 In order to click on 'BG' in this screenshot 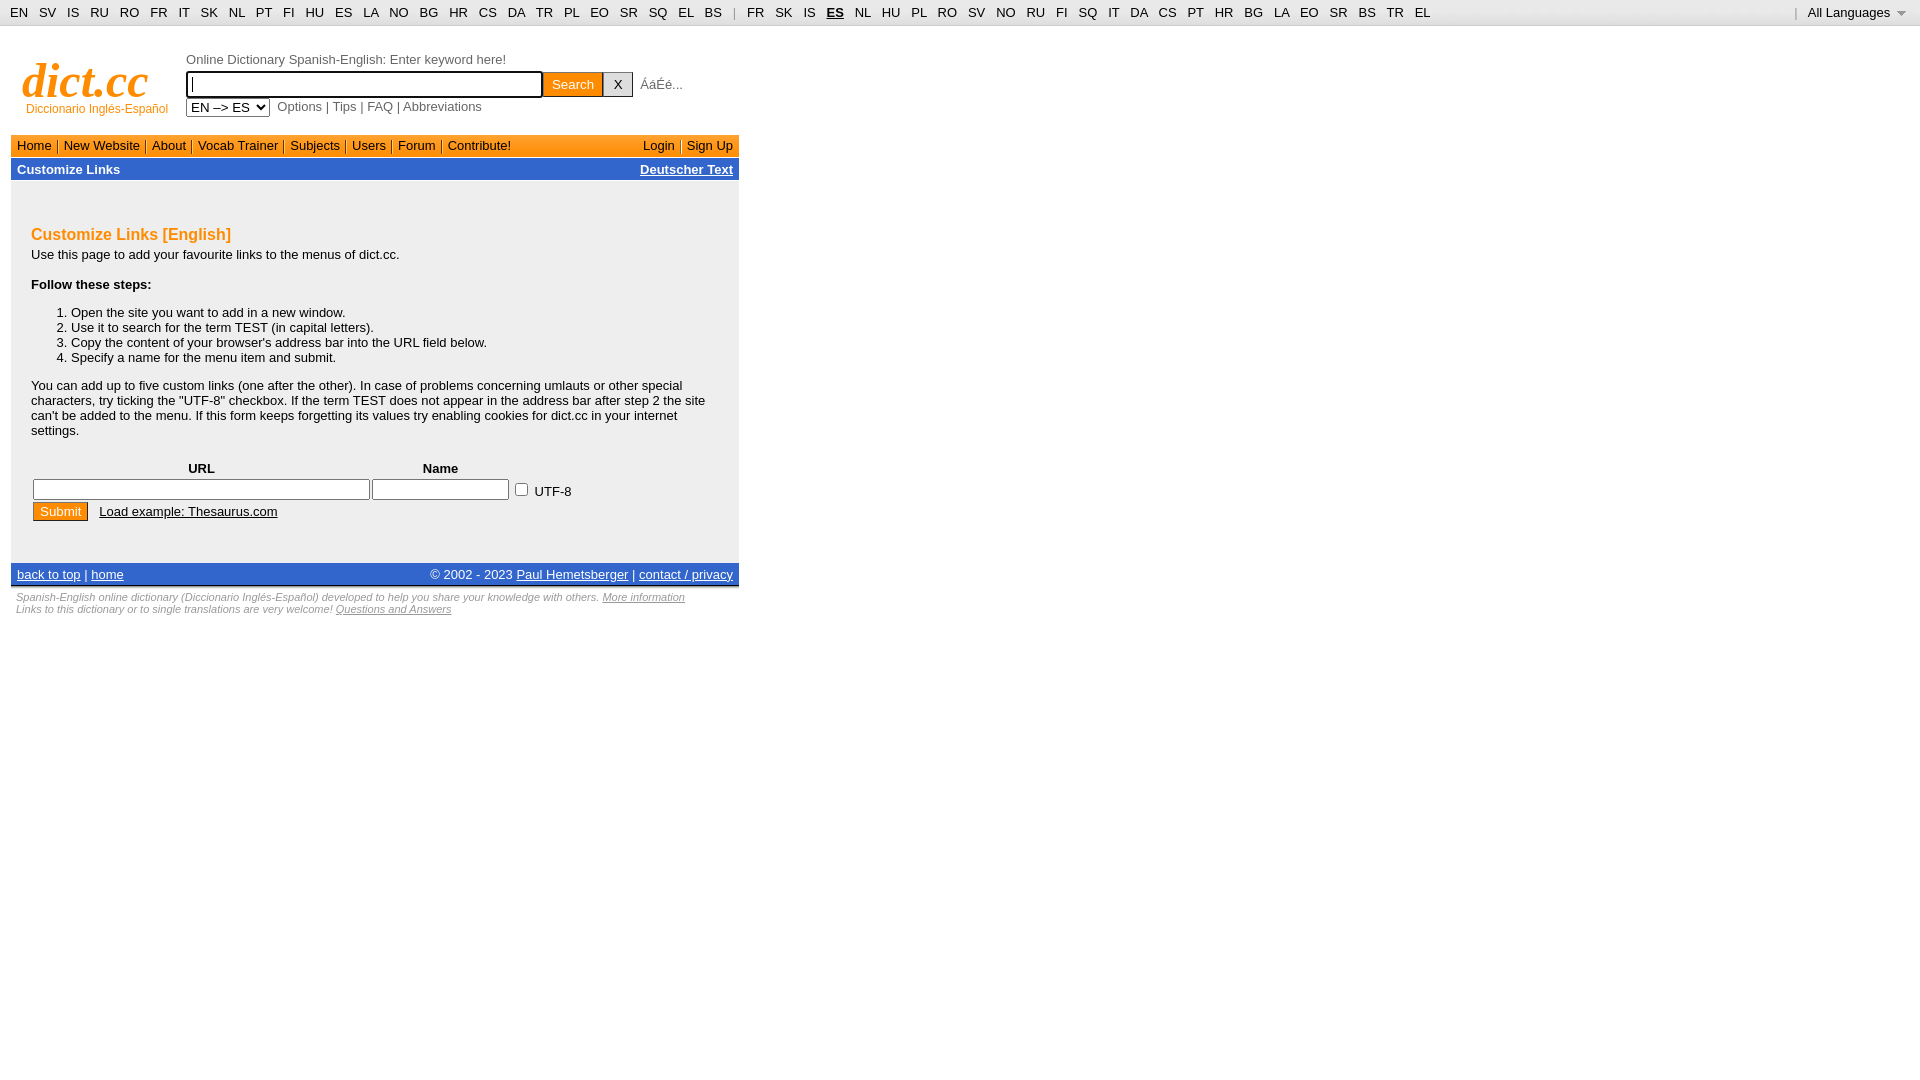, I will do `click(428, 12)`.